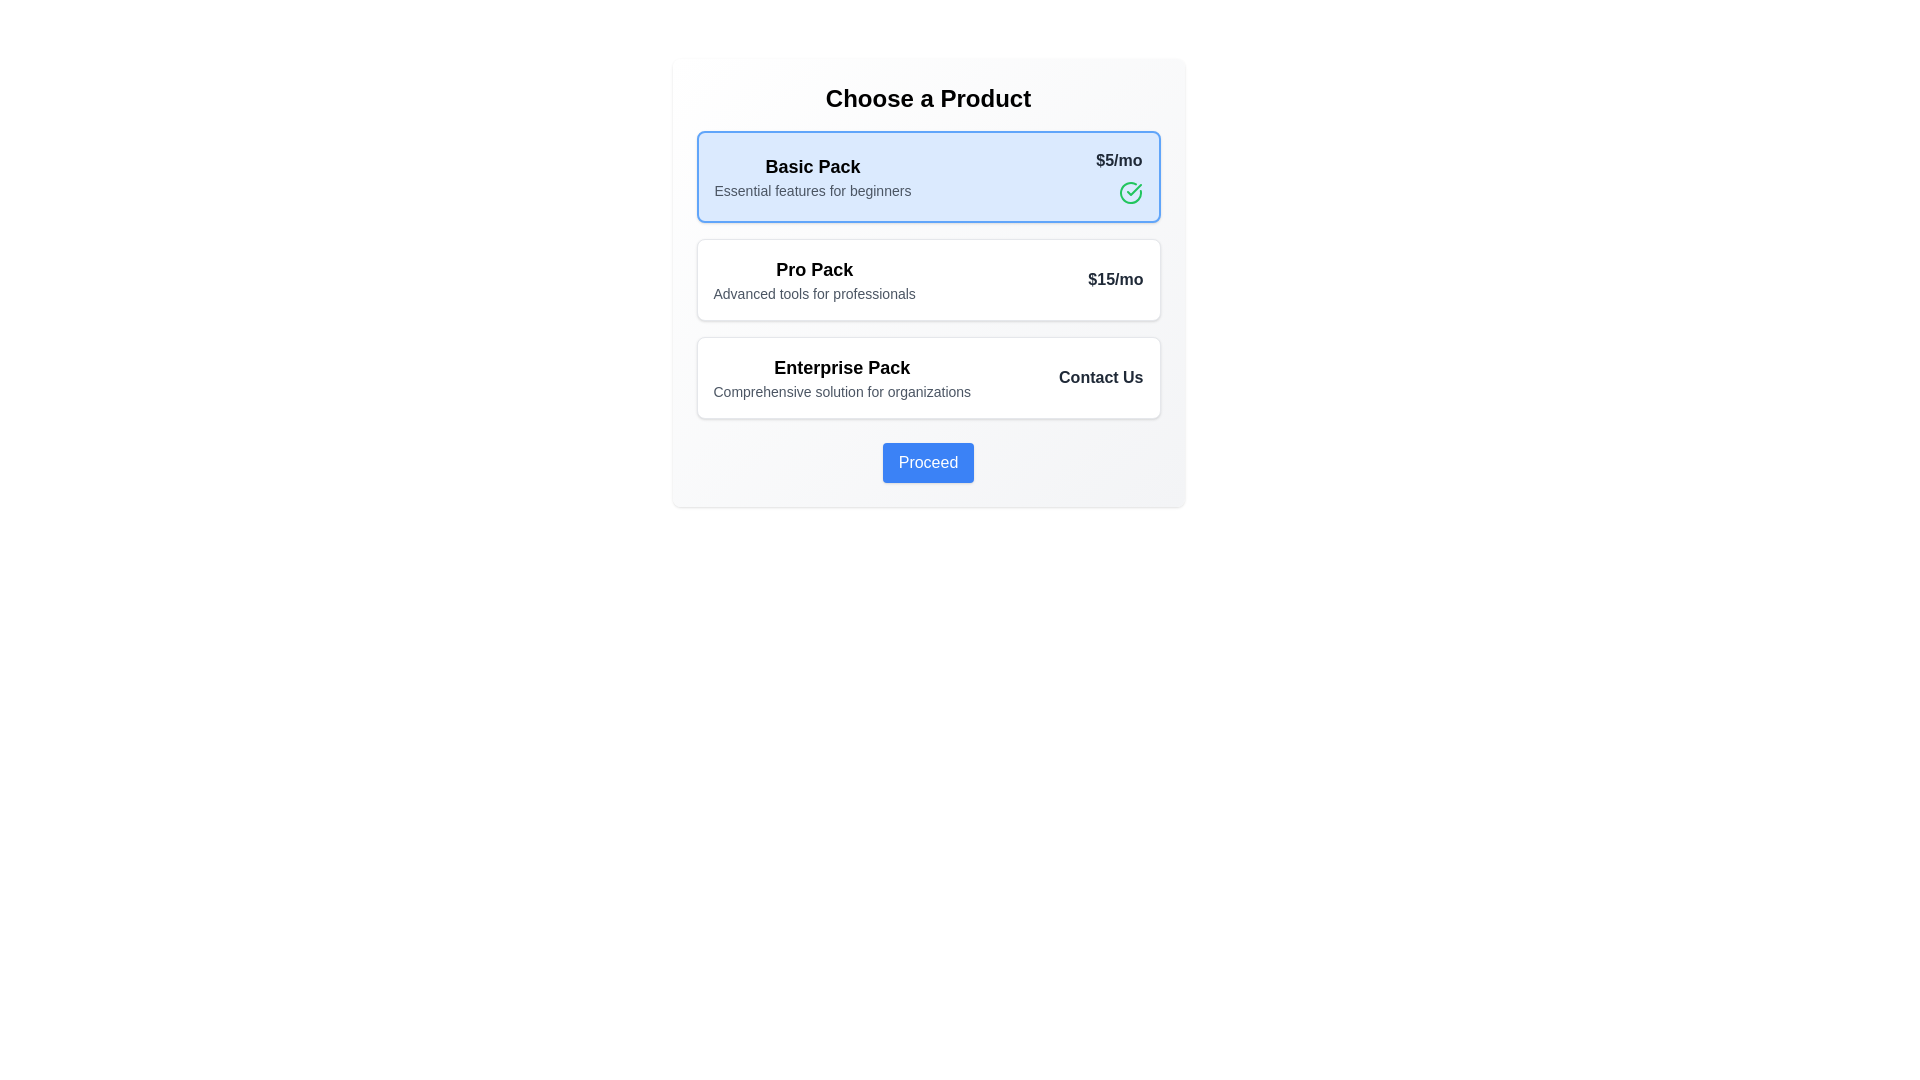  I want to click on the Checkmark icon within the circular boundary, which is styled with a green stroke and positioned near the top-right corner of the 'Basic Pack' option in the product selection interface, so click(1133, 189).